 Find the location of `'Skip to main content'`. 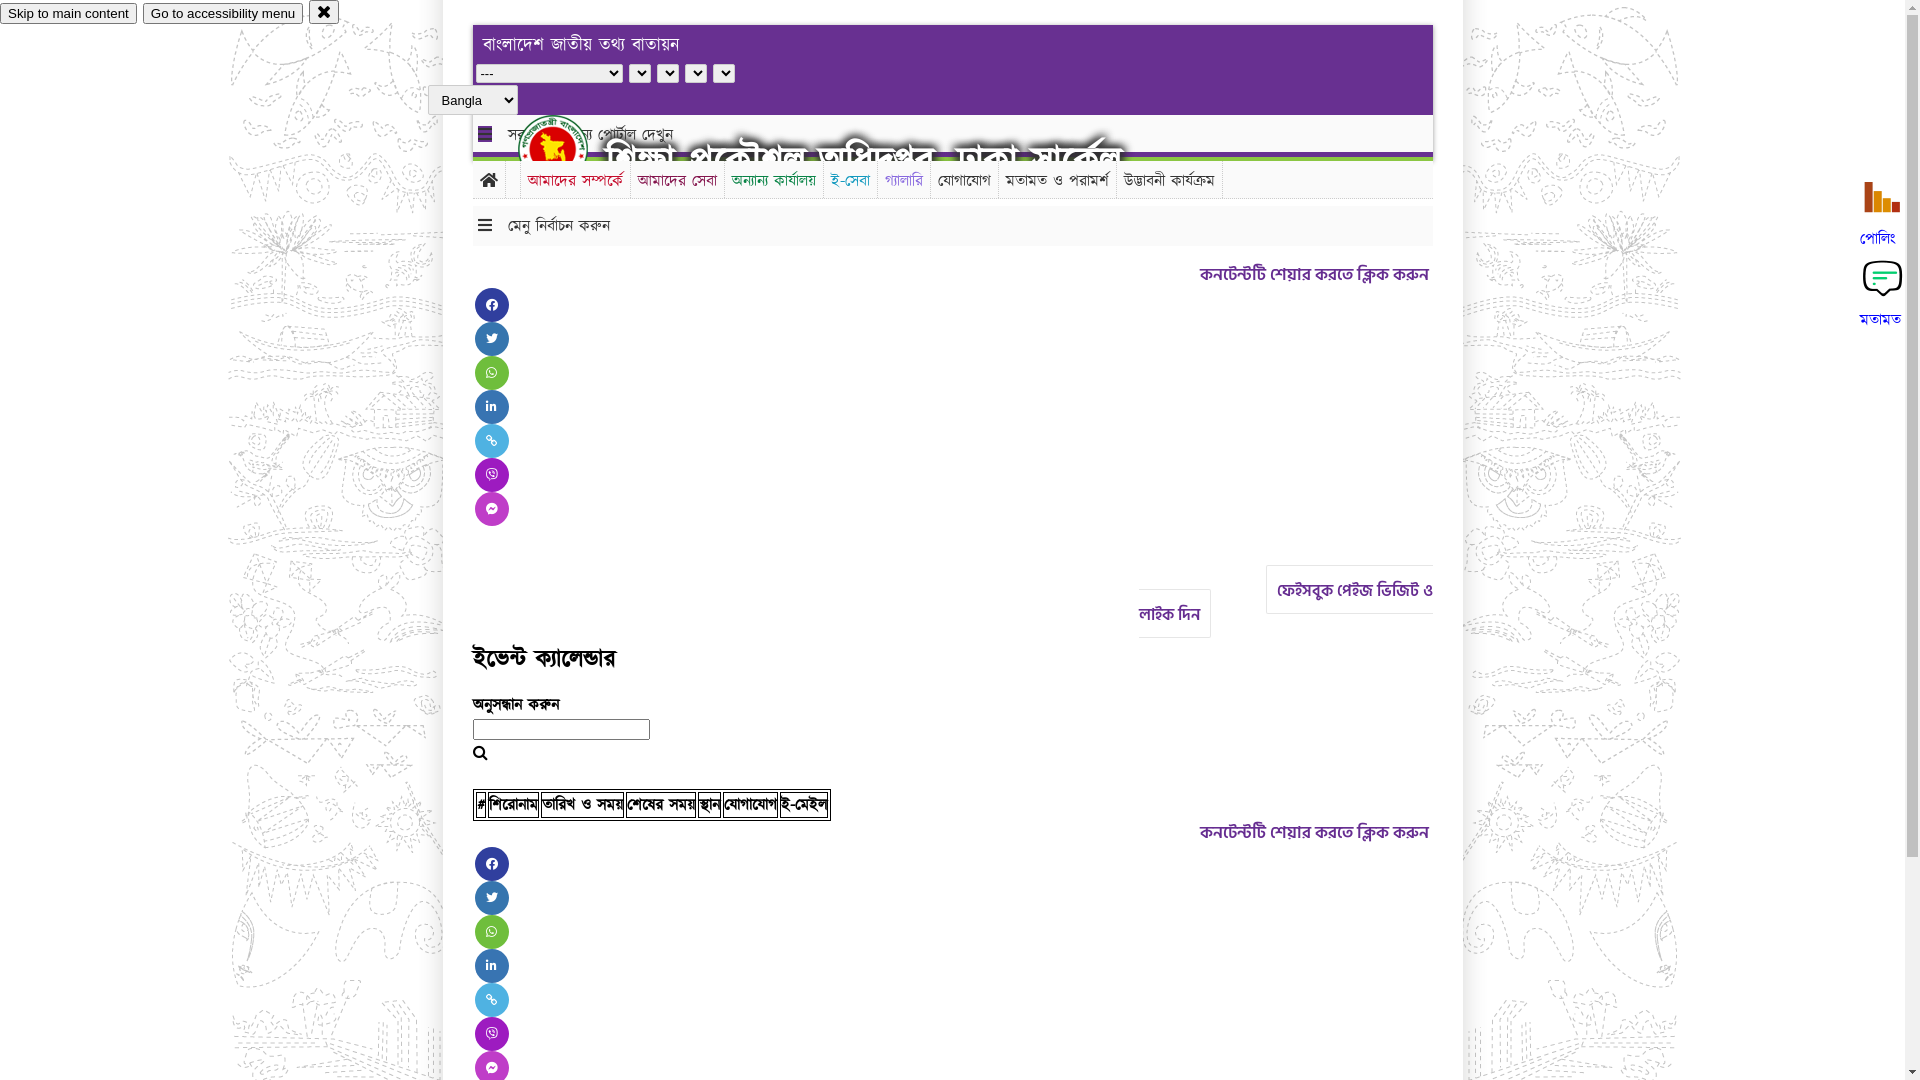

'Skip to main content' is located at coordinates (68, 13).